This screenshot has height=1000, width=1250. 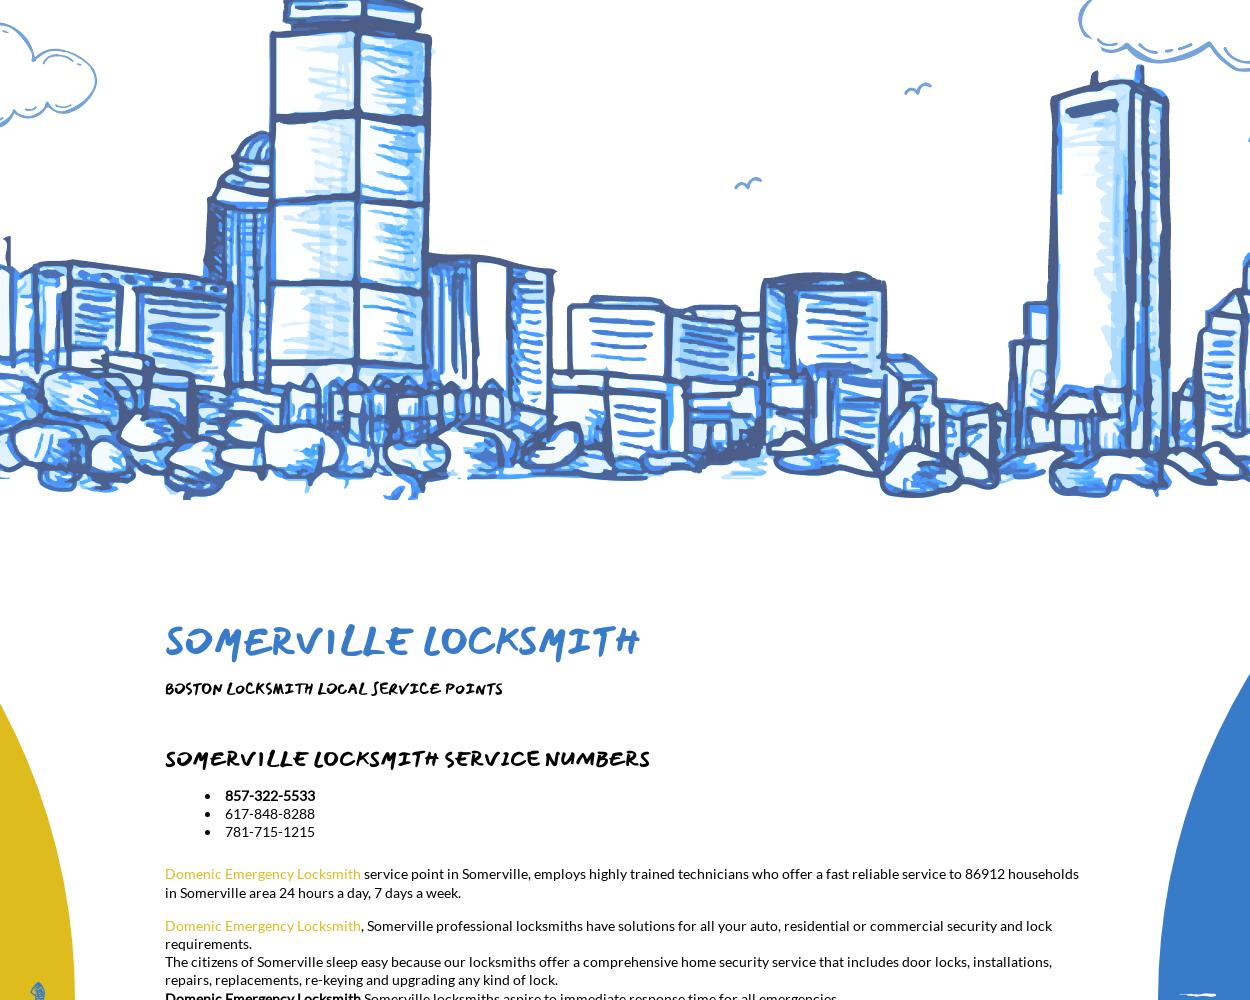 I want to click on 'Boston Locksmith Local Service Points', so click(x=165, y=688).